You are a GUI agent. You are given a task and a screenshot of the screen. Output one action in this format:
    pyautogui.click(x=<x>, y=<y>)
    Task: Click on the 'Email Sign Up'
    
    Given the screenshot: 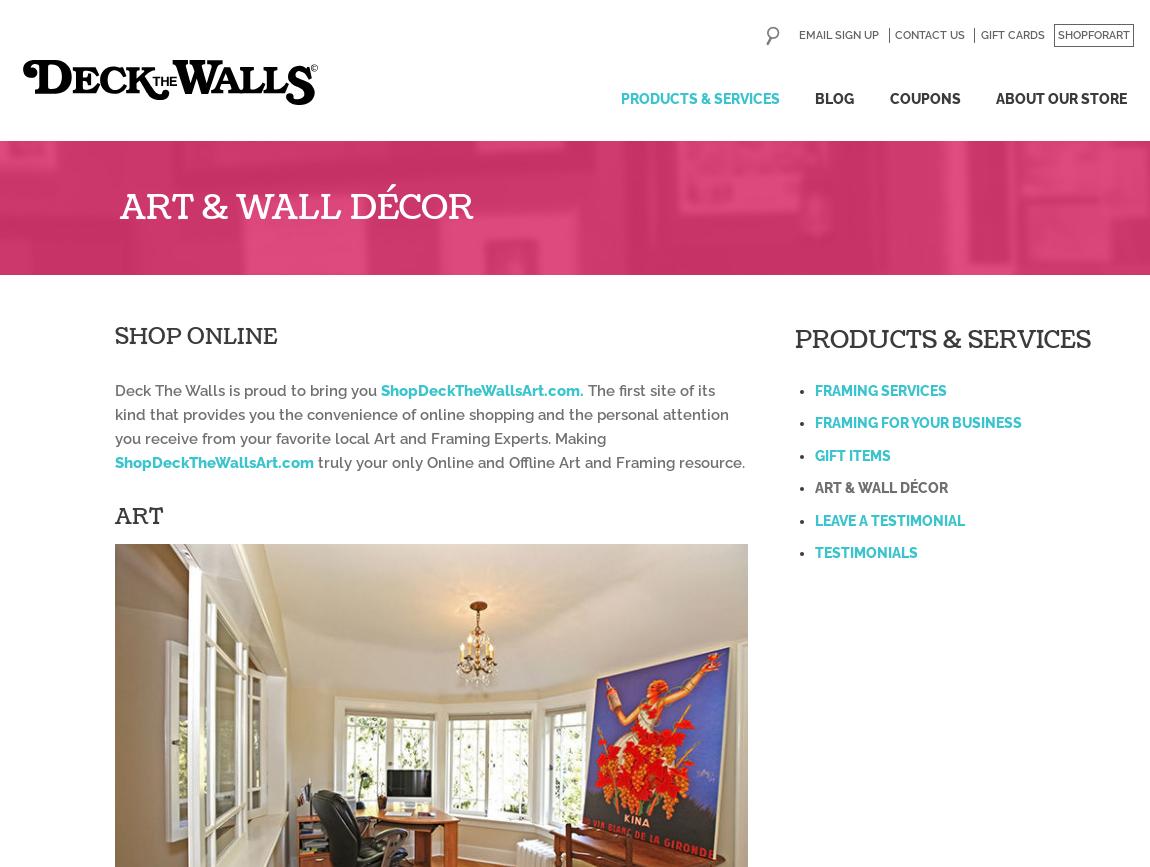 What is the action you would take?
    pyautogui.click(x=798, y=35)
    